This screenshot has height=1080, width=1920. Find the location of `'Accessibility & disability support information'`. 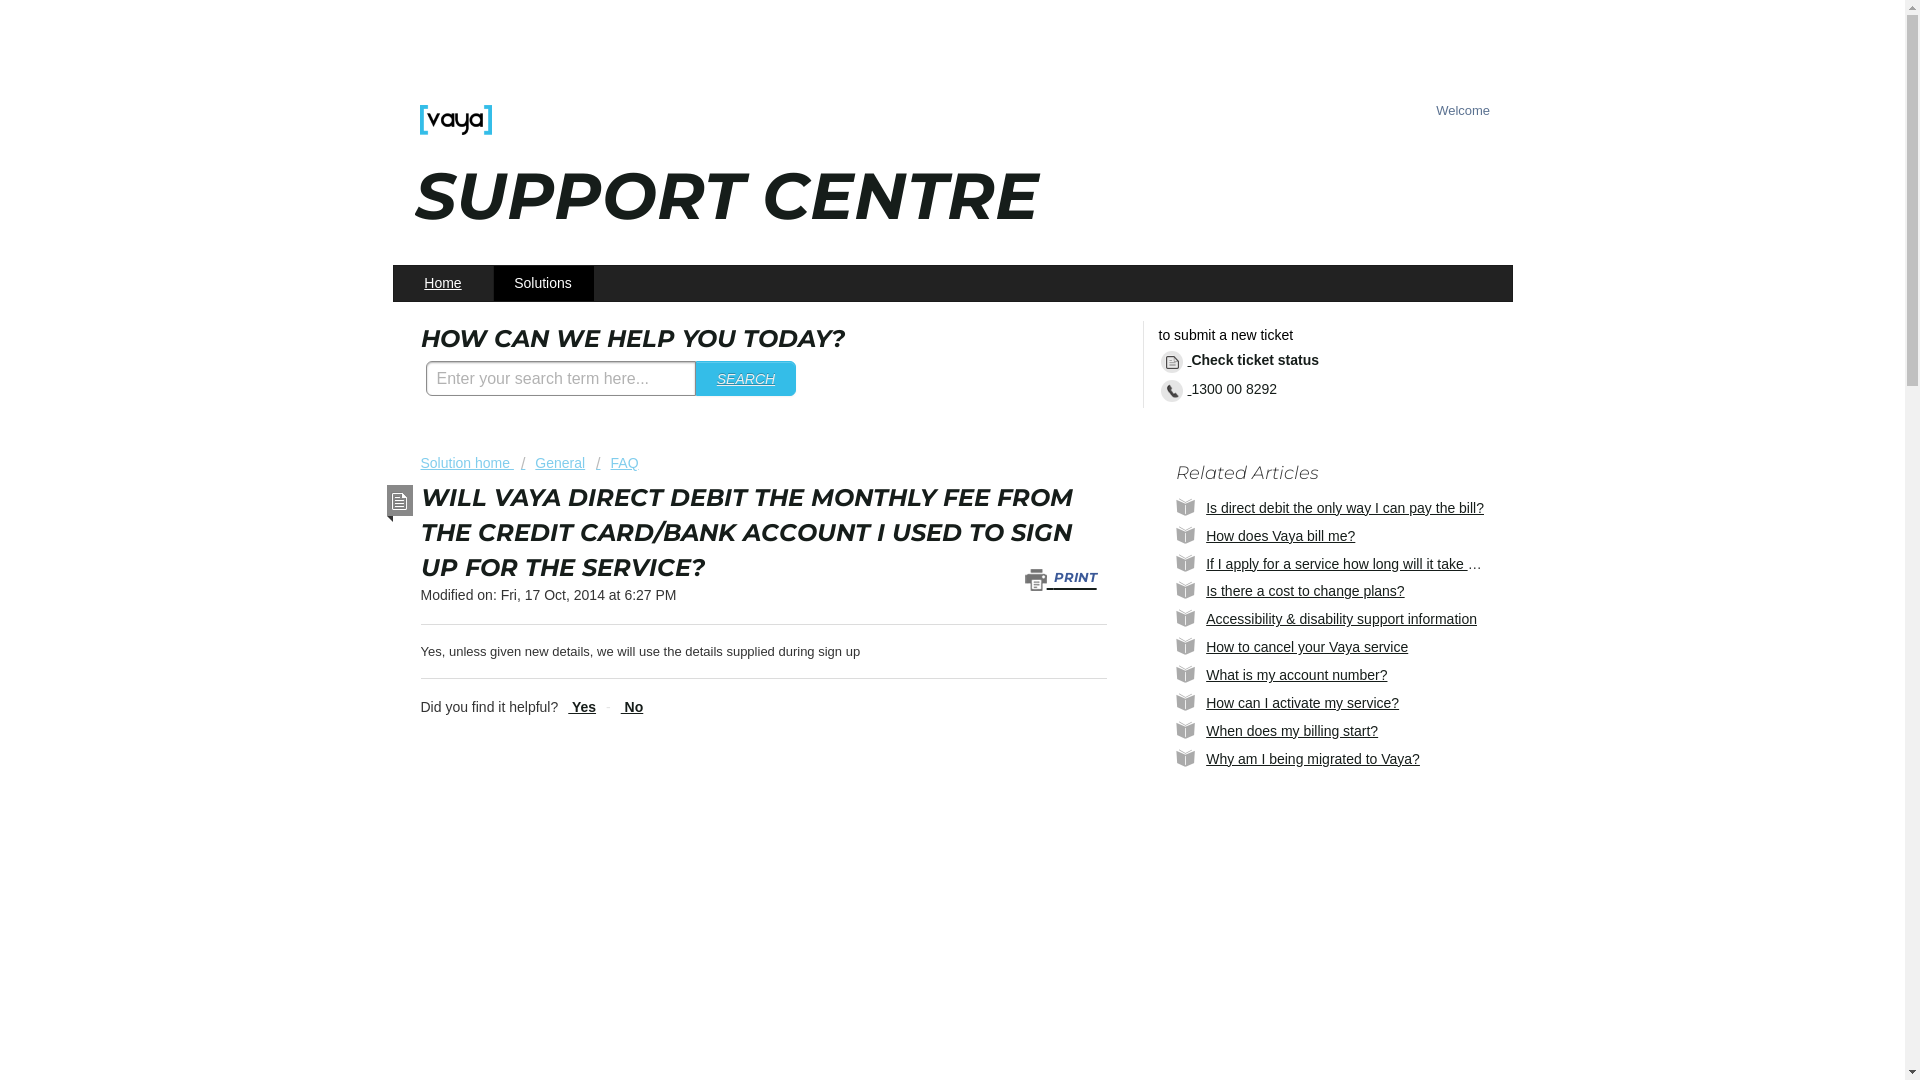

'Accessibility & disability support information' is located at coordinates (1341, 617).